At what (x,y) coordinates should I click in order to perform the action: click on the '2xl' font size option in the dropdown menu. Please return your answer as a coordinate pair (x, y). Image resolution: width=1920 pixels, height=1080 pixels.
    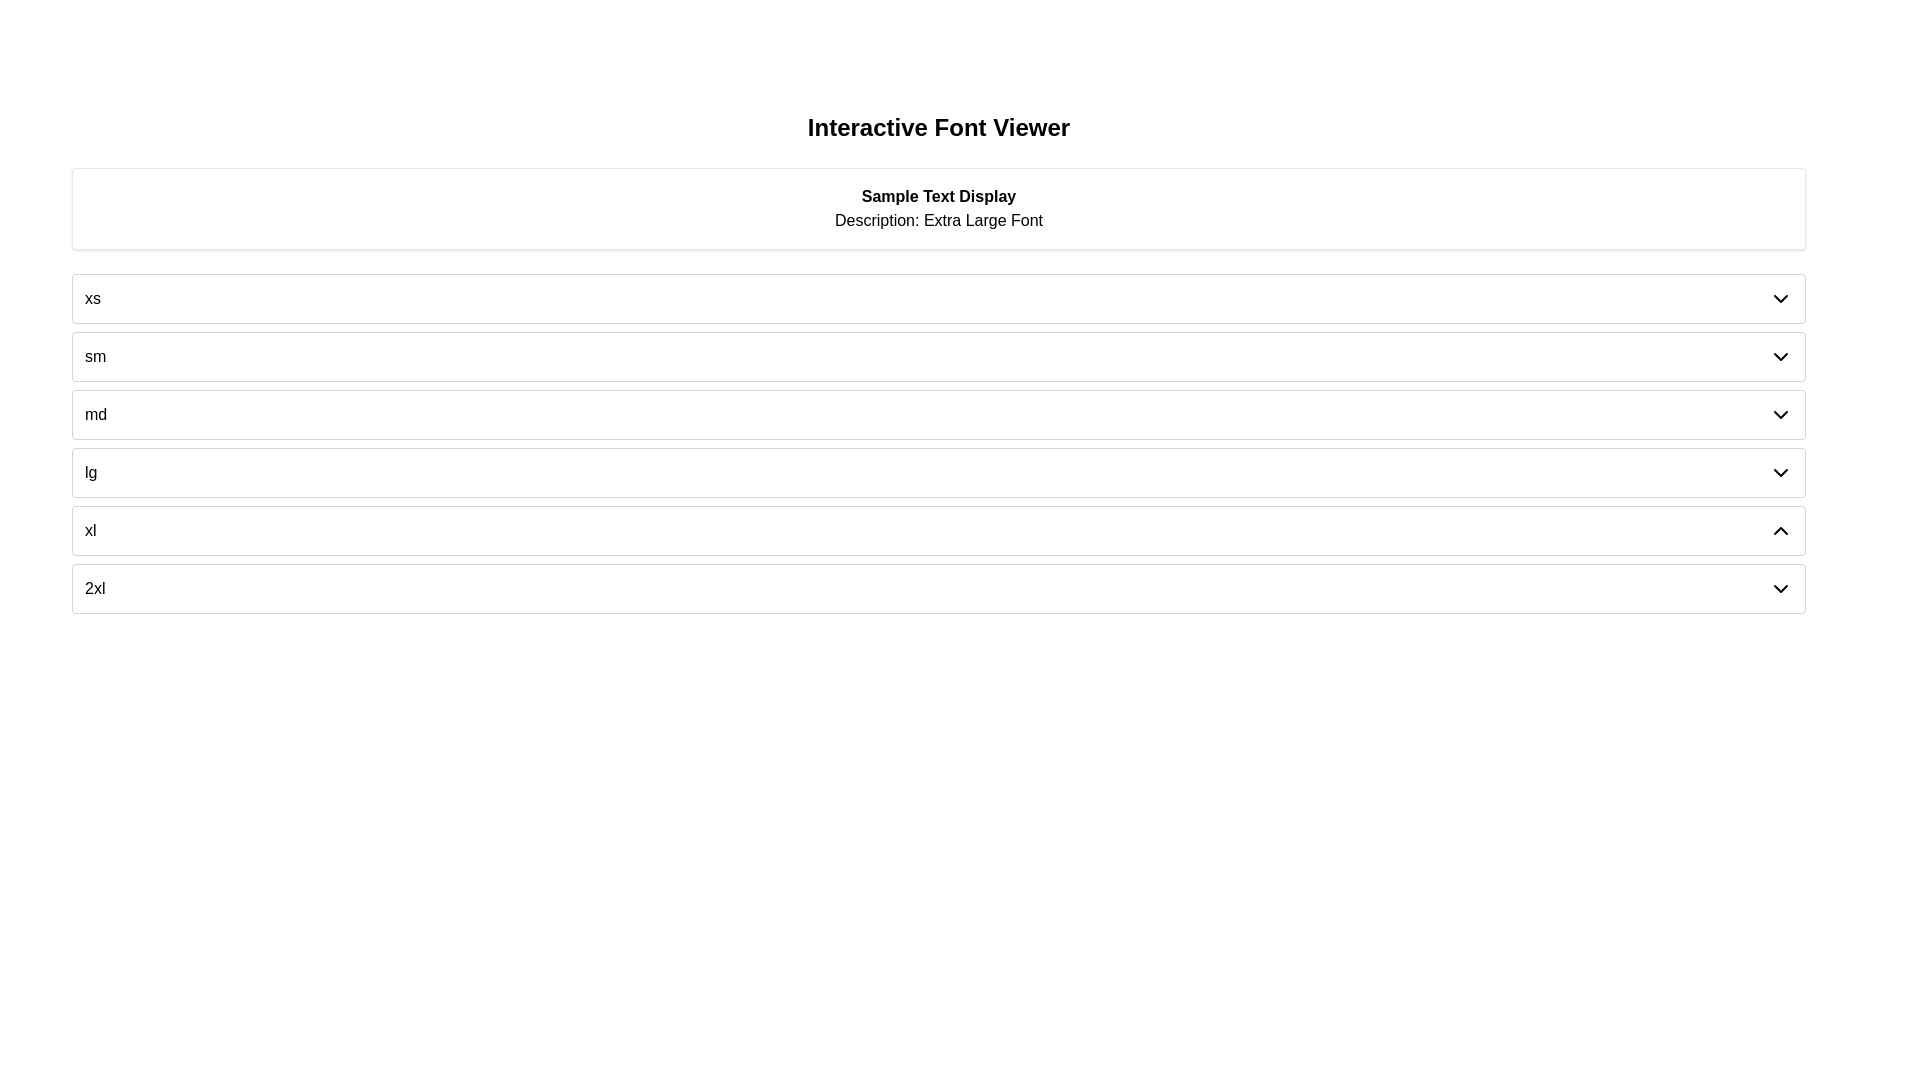
    Looking at the image, I should click on (94, 588).